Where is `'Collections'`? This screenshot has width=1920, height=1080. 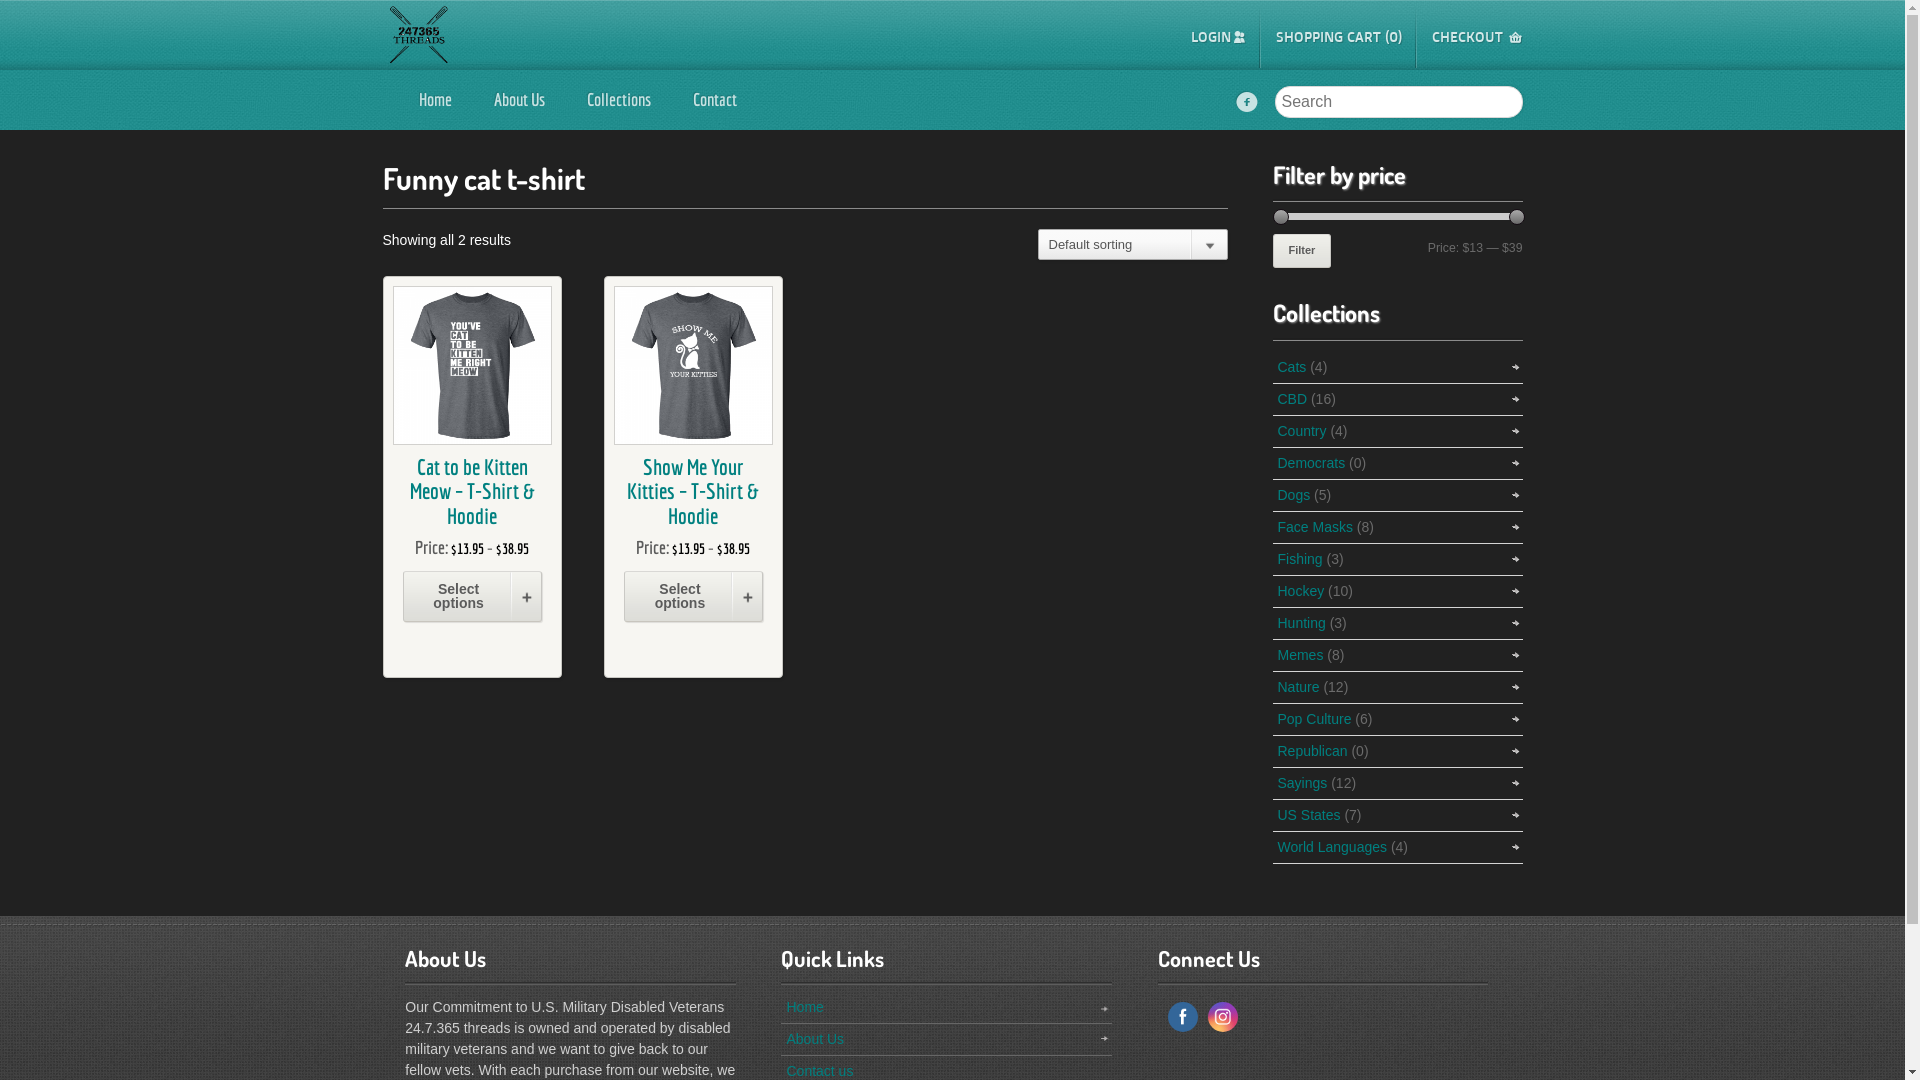 'Collections' is located at coordinates (565, 100).